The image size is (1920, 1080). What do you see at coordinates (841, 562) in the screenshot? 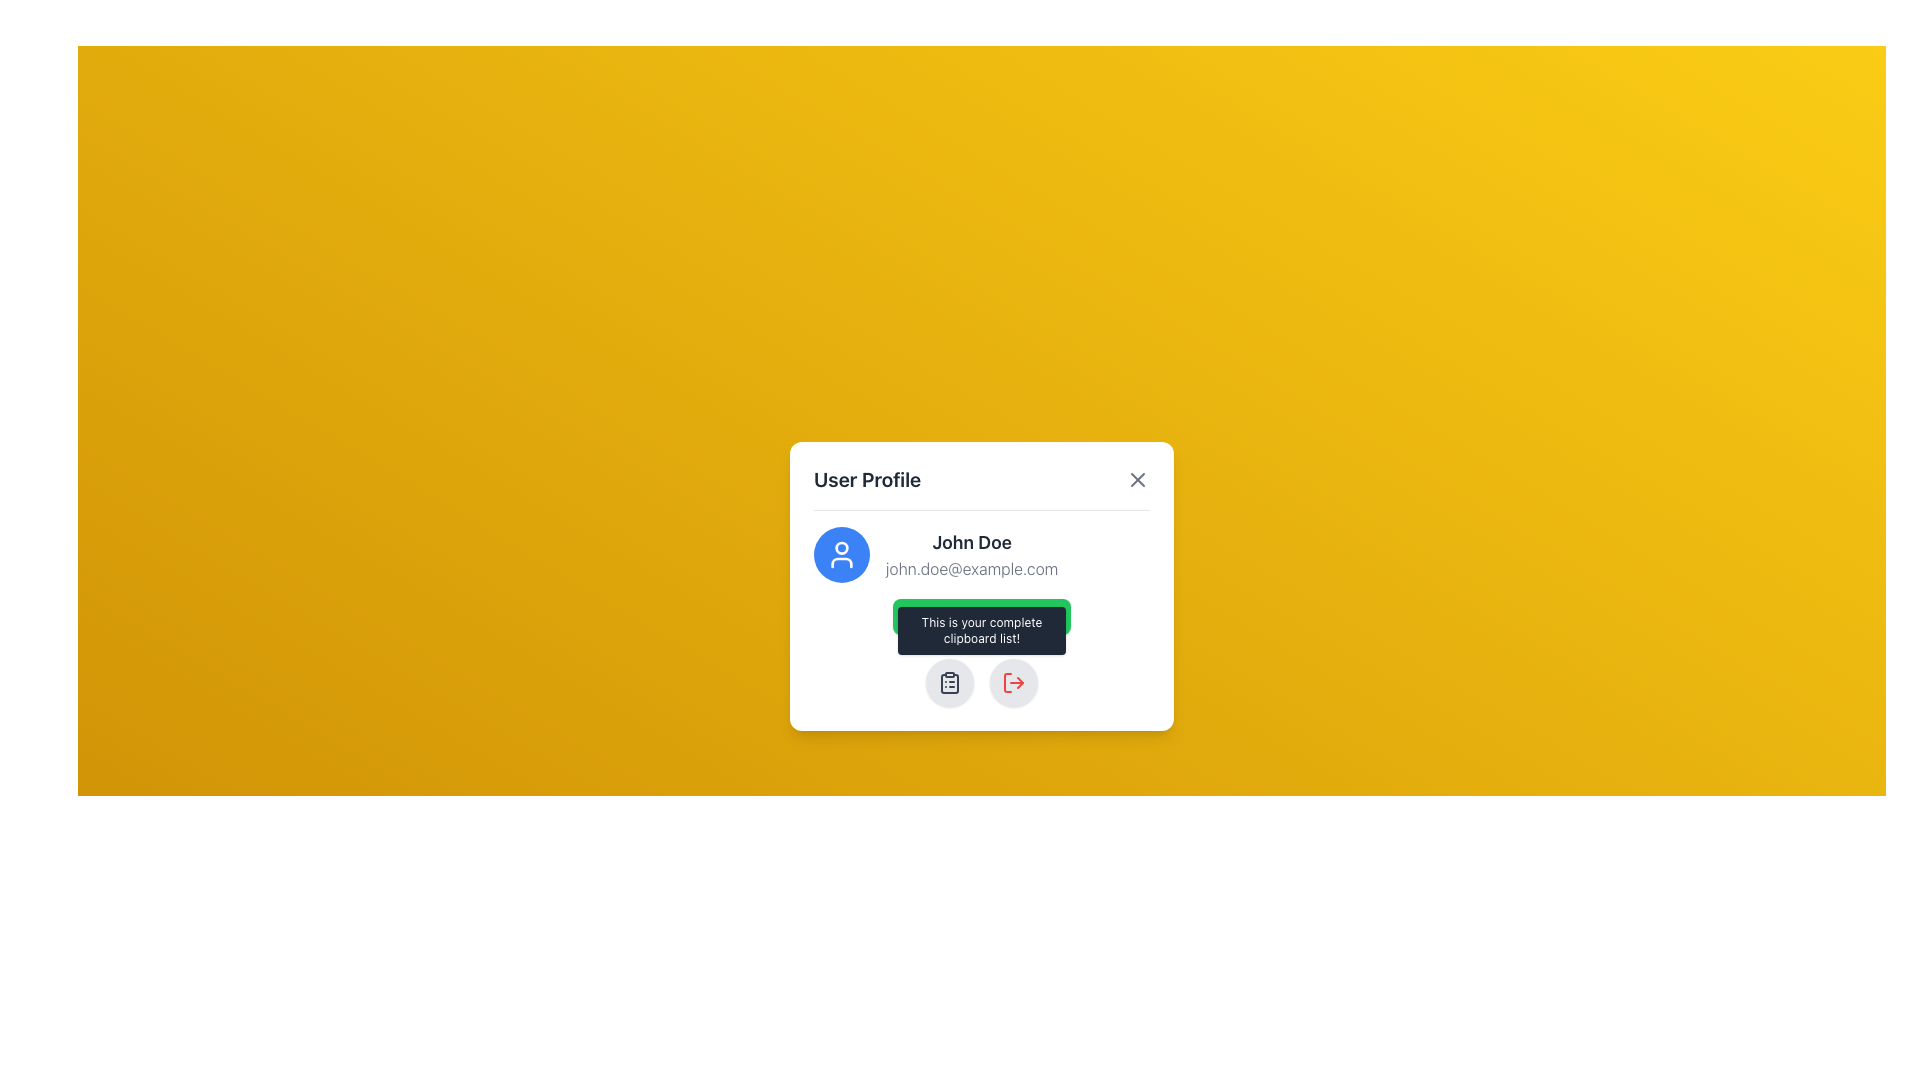
I see `the lower segment of the user profile icon, which represents the body of the stylized user figure` at bounding box center [841, 562].